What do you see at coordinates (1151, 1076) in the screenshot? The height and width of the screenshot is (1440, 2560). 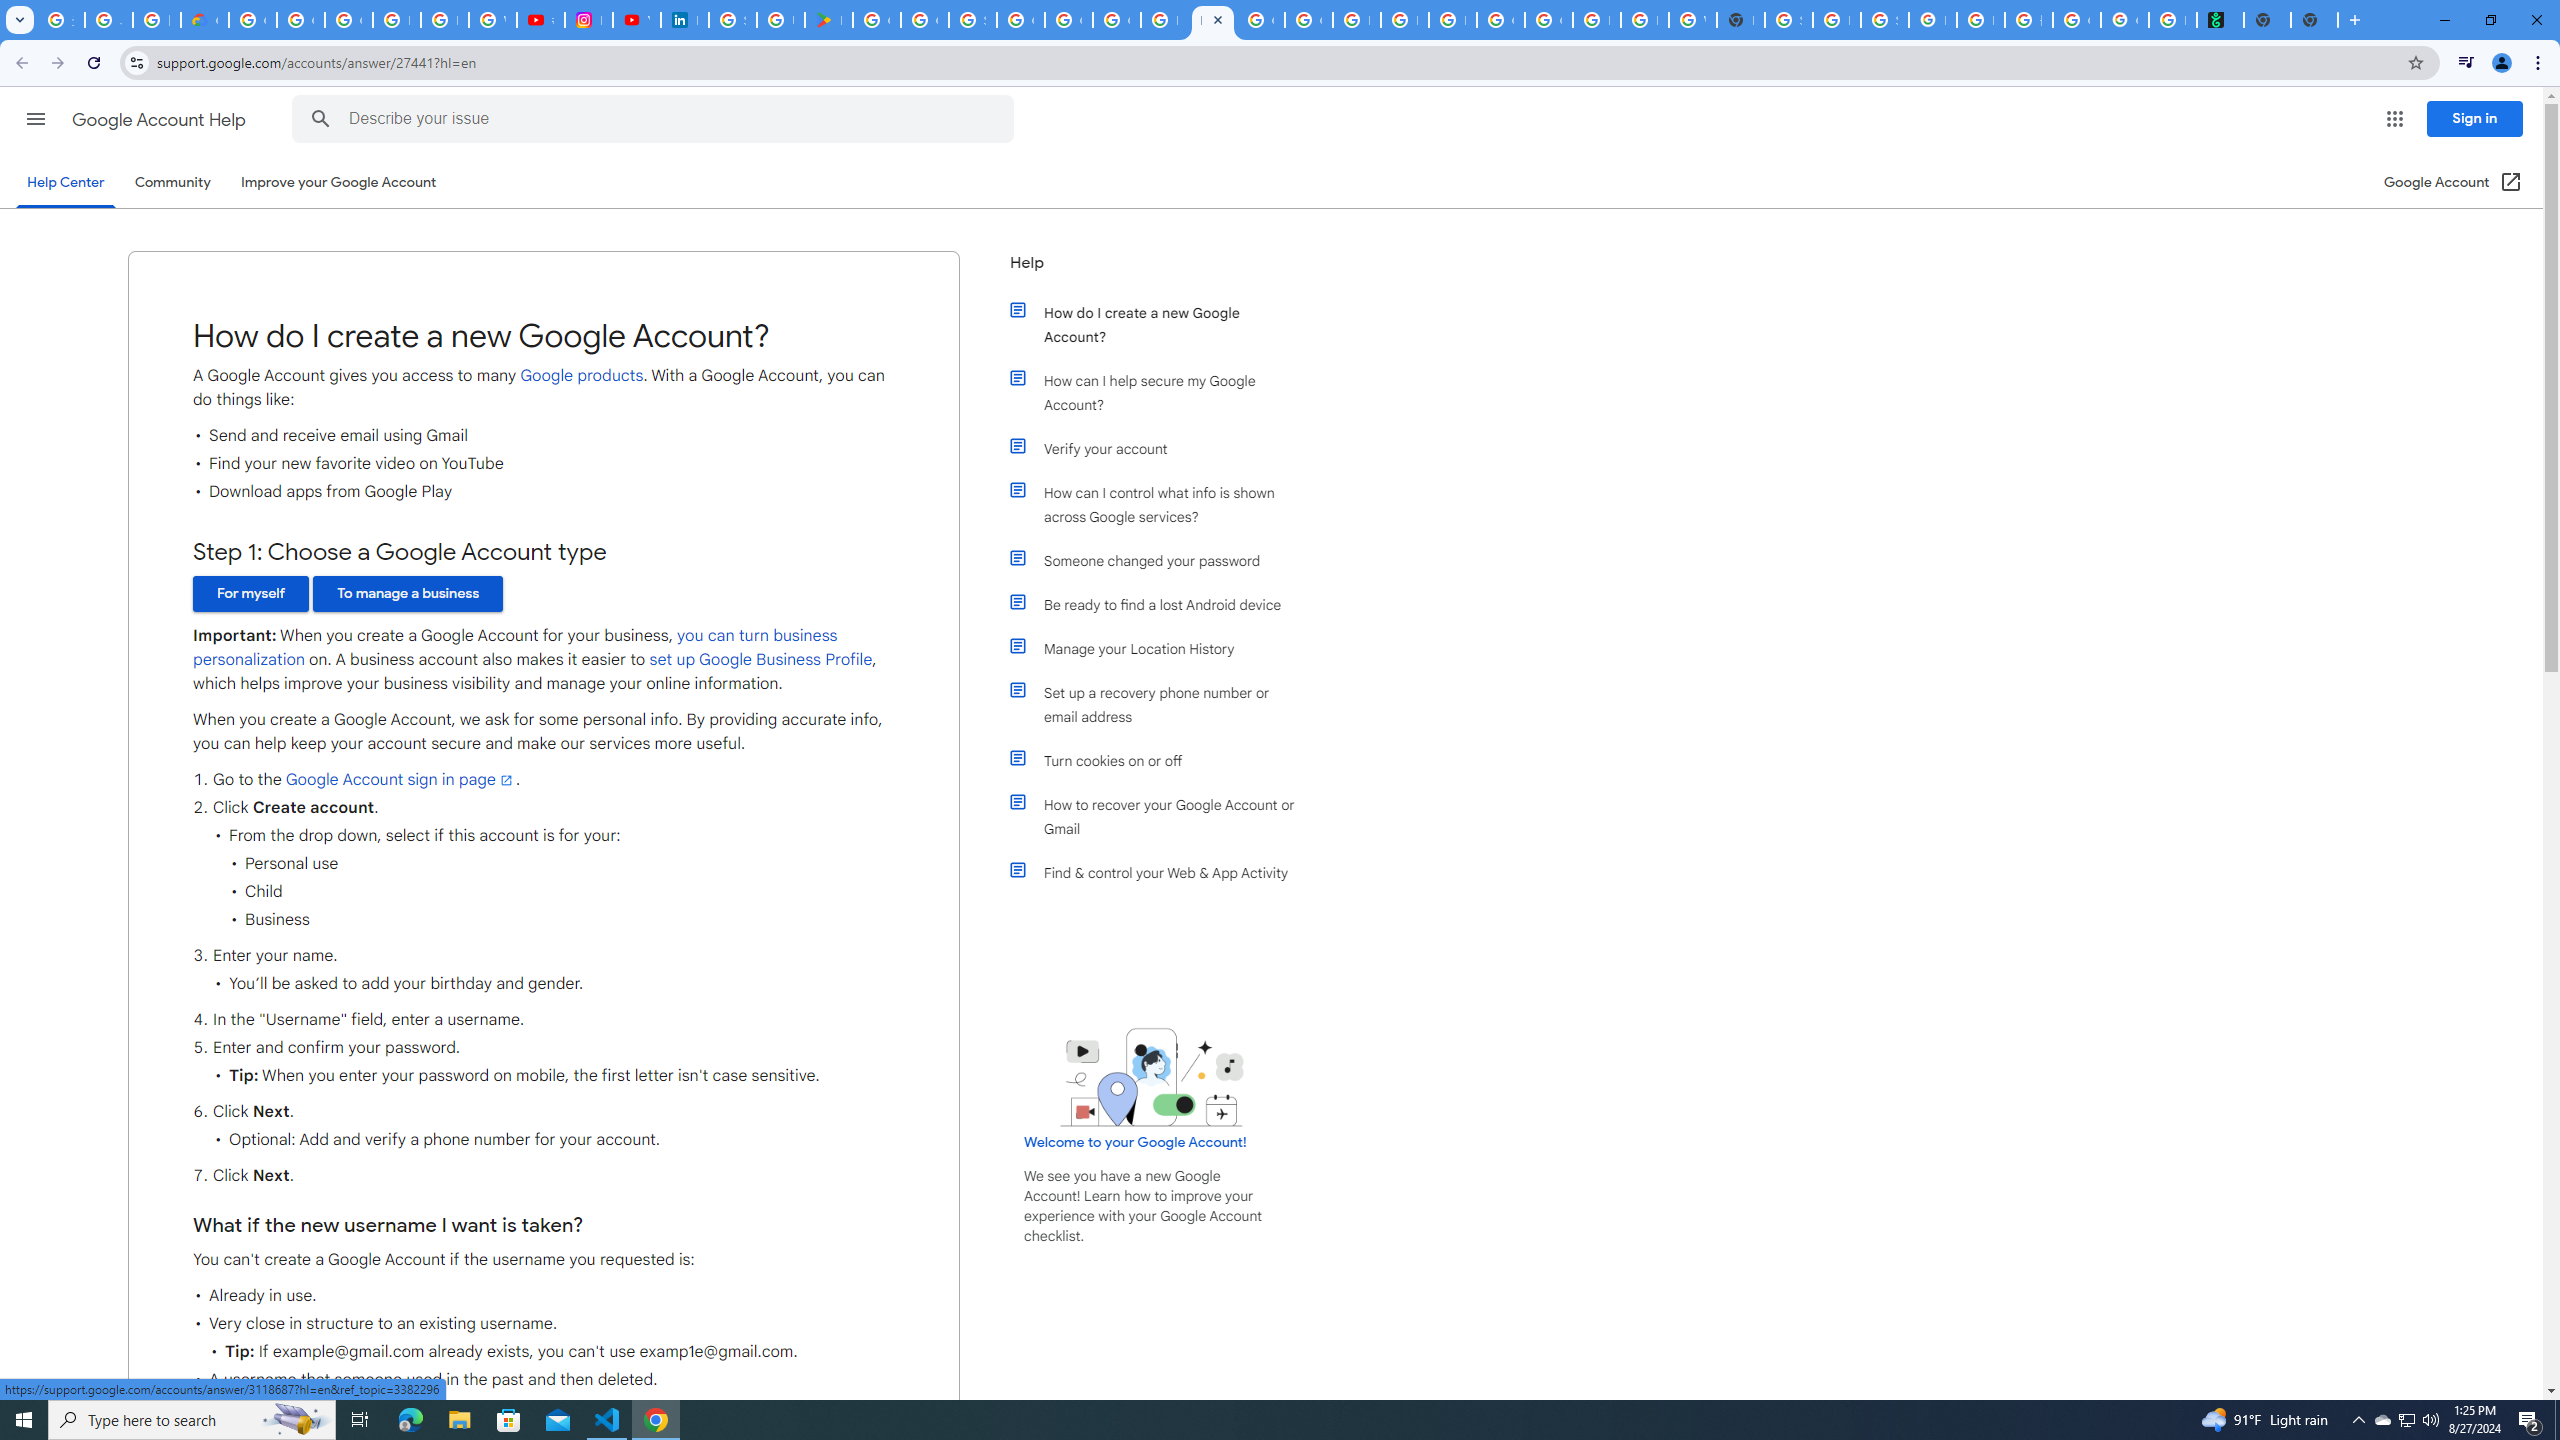 I see `'Learning Center home page image'` at bounding box center [1151, 1076].